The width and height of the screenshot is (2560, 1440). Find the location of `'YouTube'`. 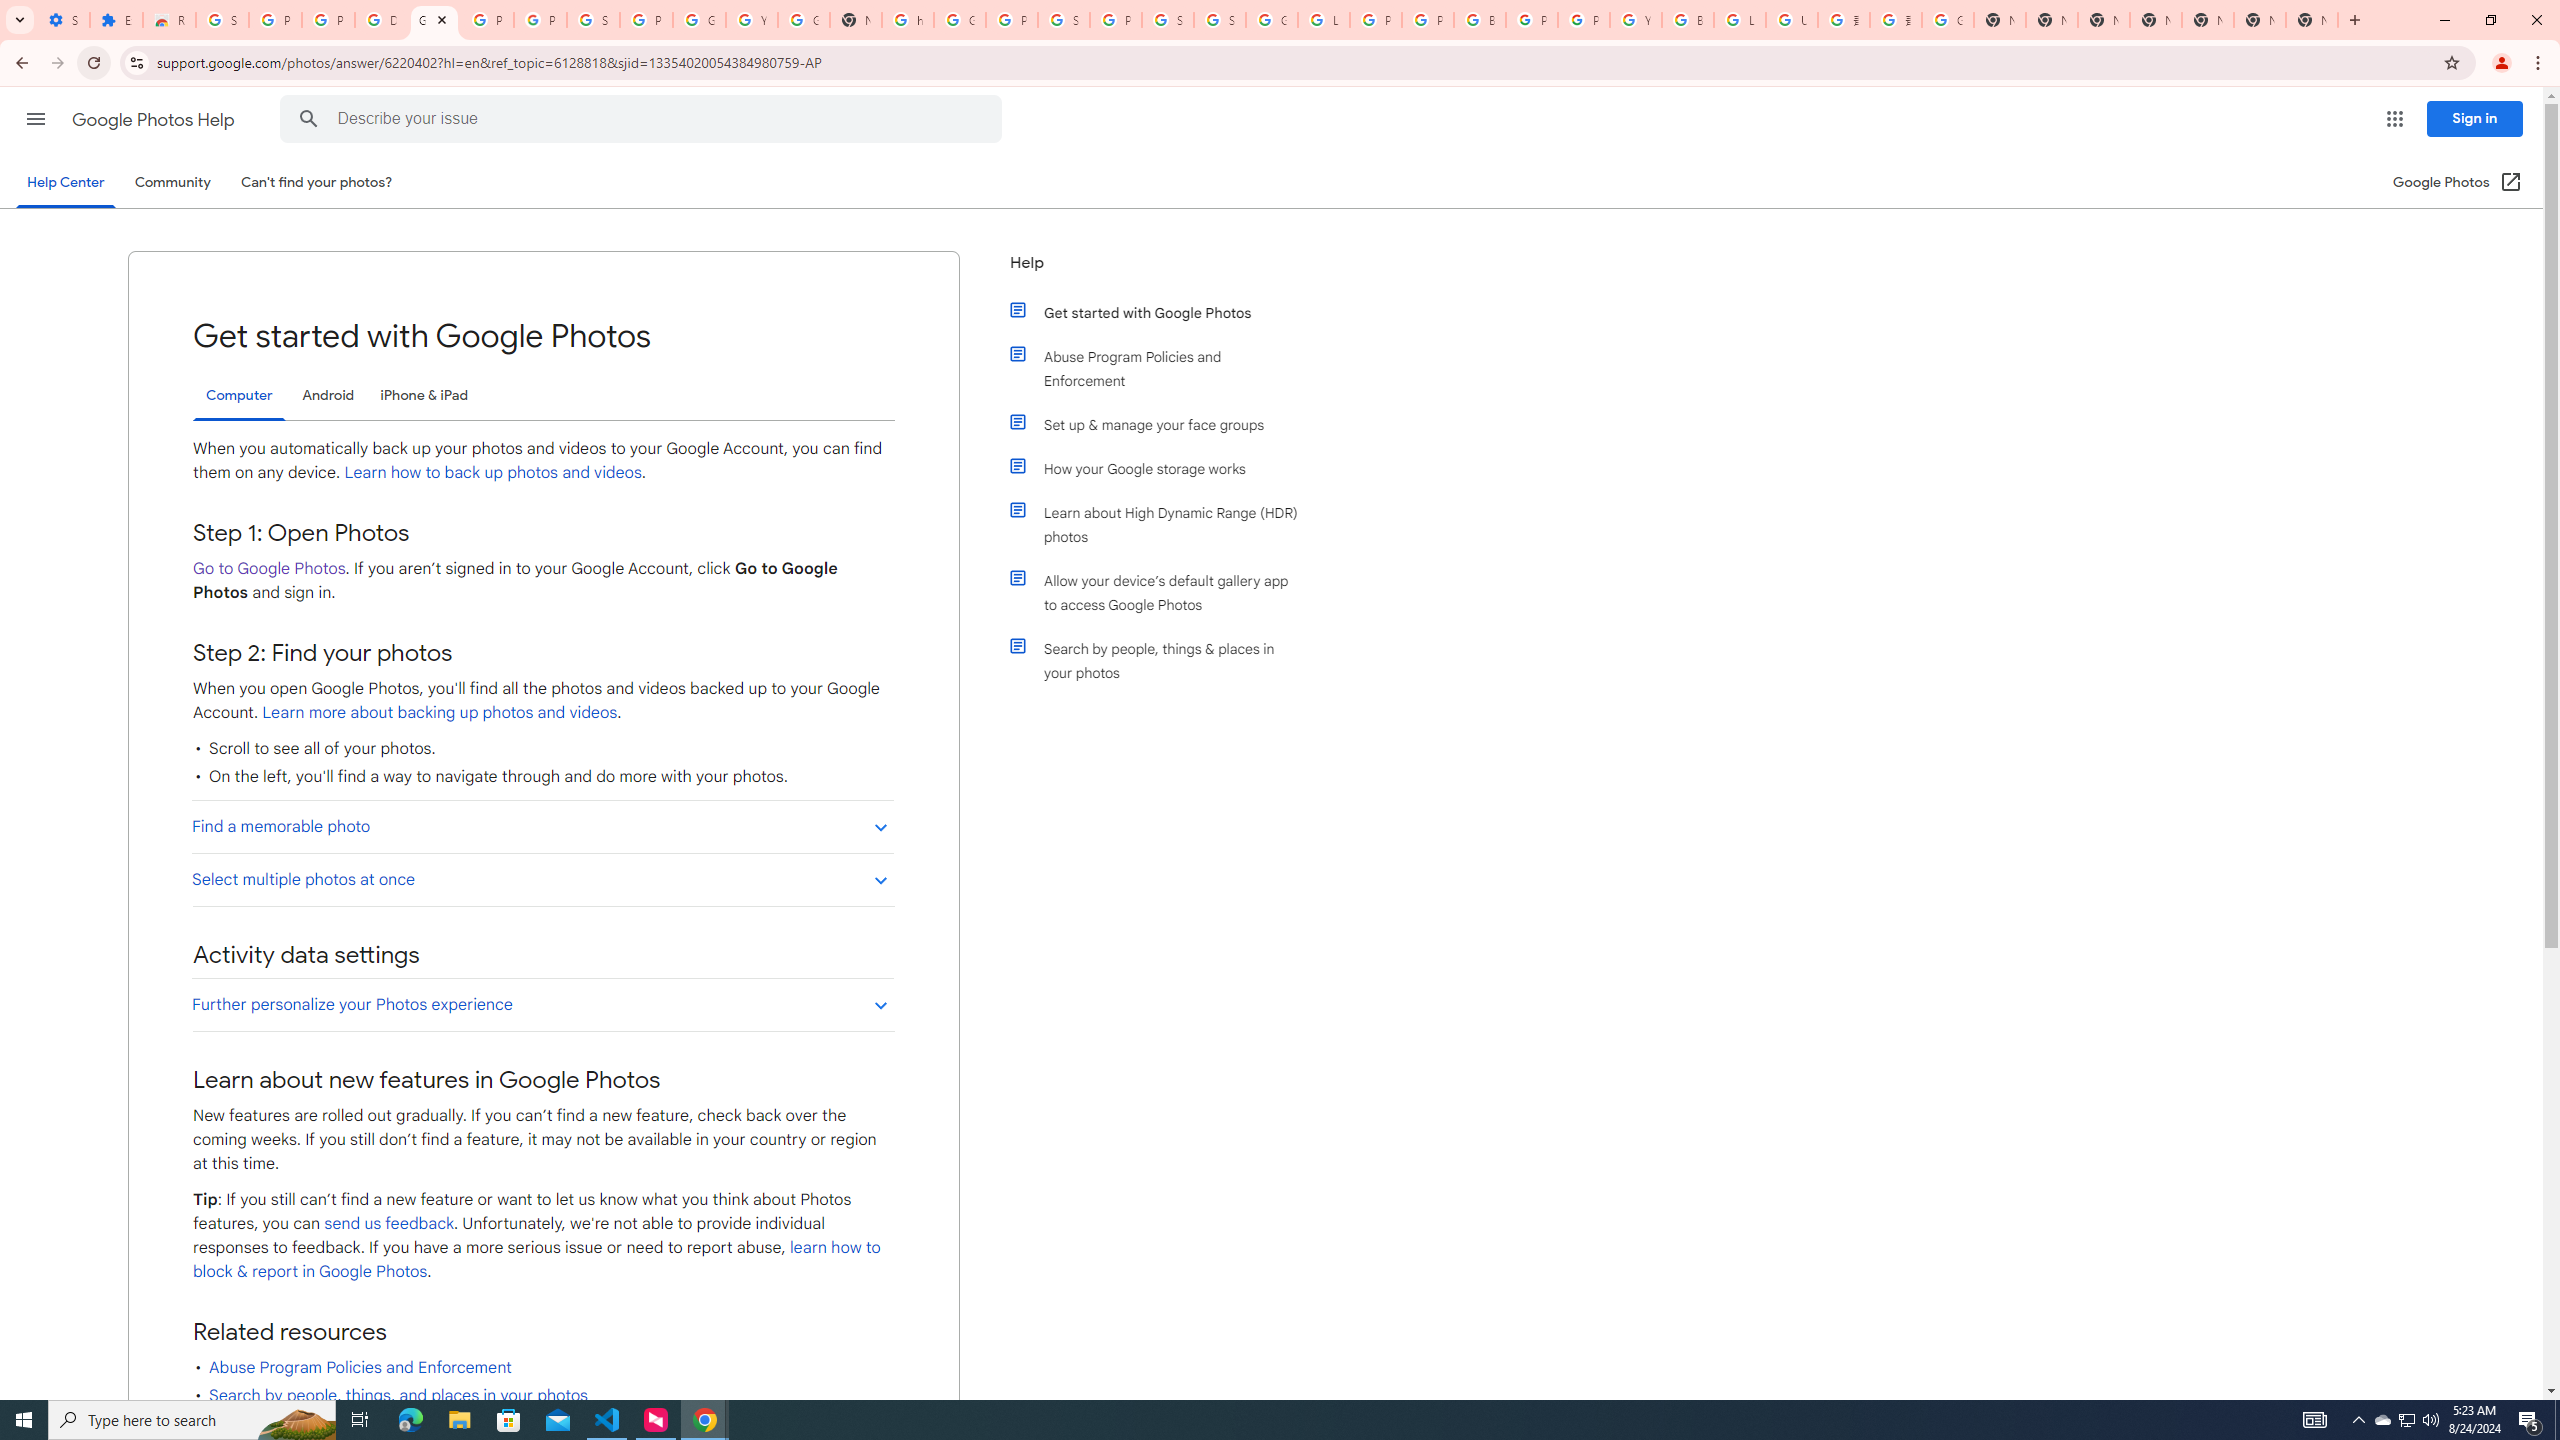

'YouTube' is located at coordinates (1634, 19).